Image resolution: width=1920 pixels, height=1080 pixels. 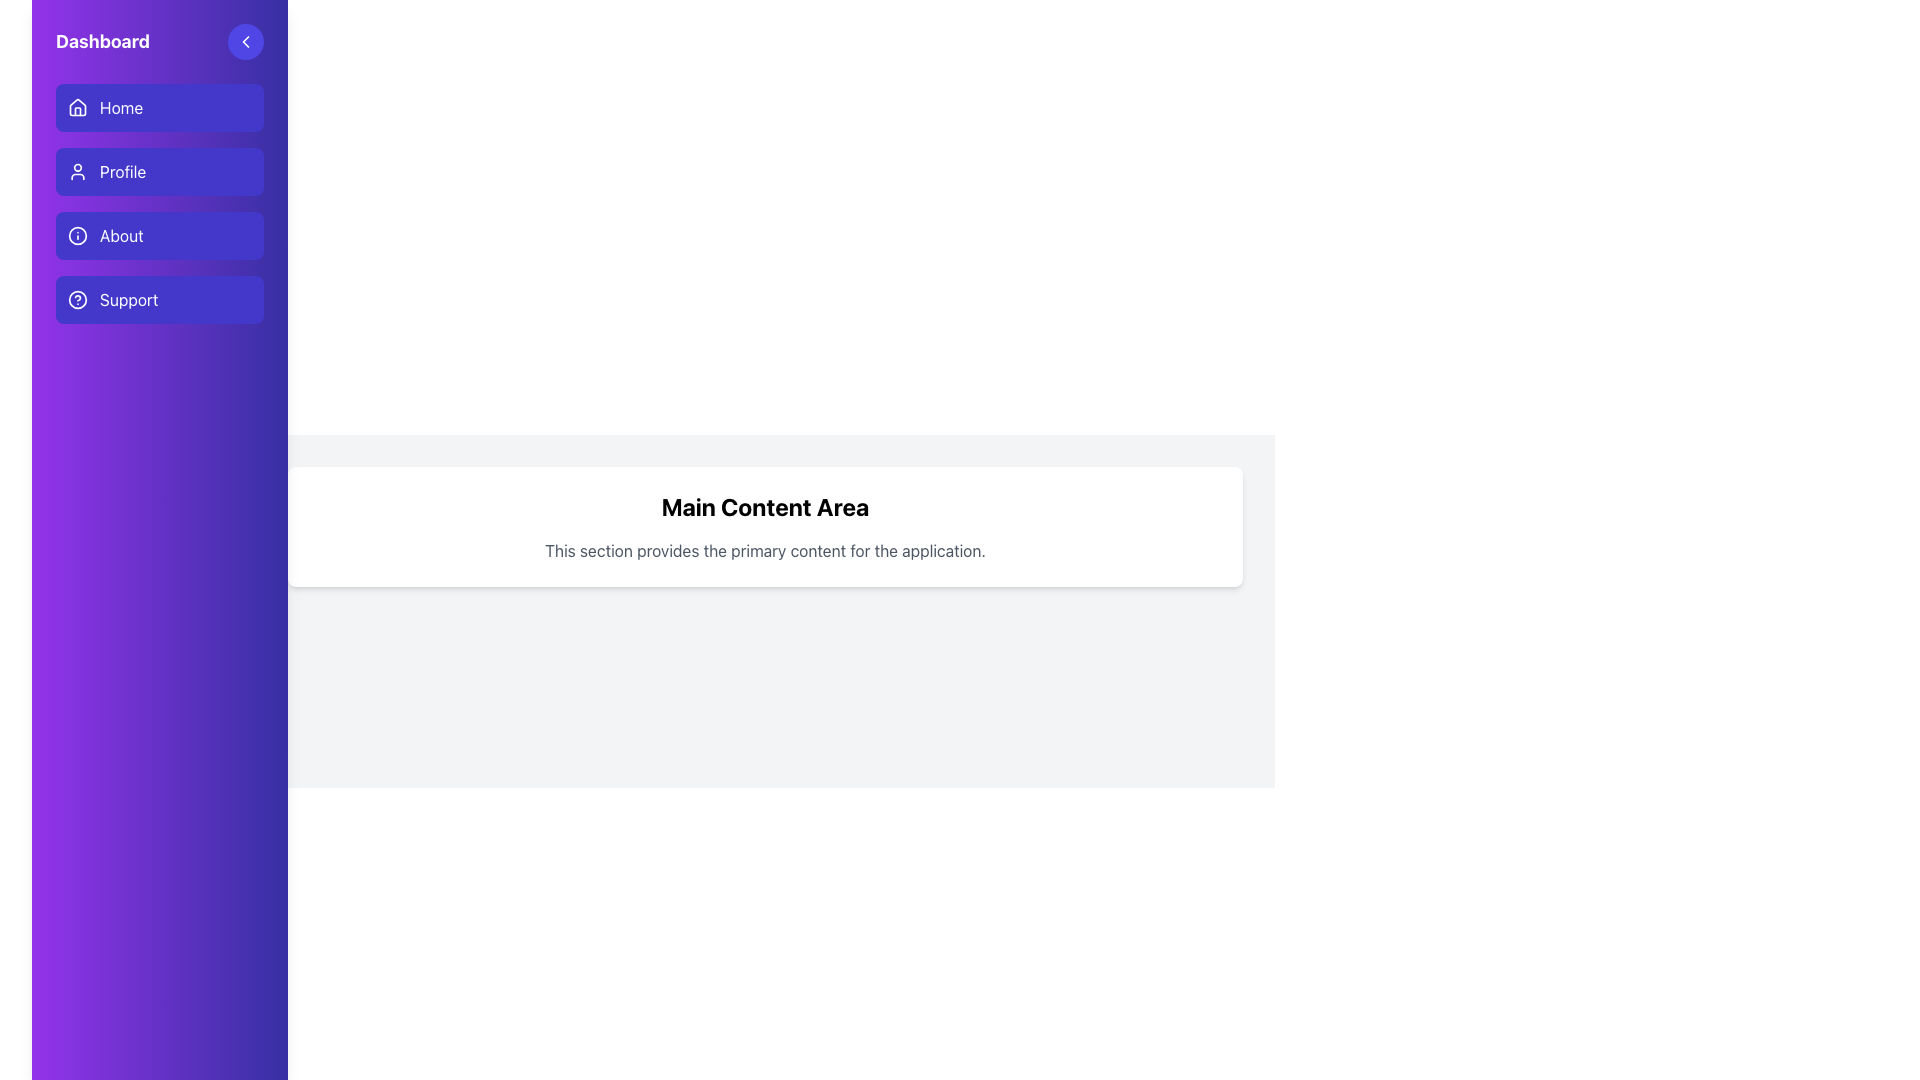 What do you see at coordinates (77, 171) in the screenshot?
I see `the profile icon located within the 'Profile' button on the vertical navigation bar, which represents a personal account` at bounding box center [77, 171].